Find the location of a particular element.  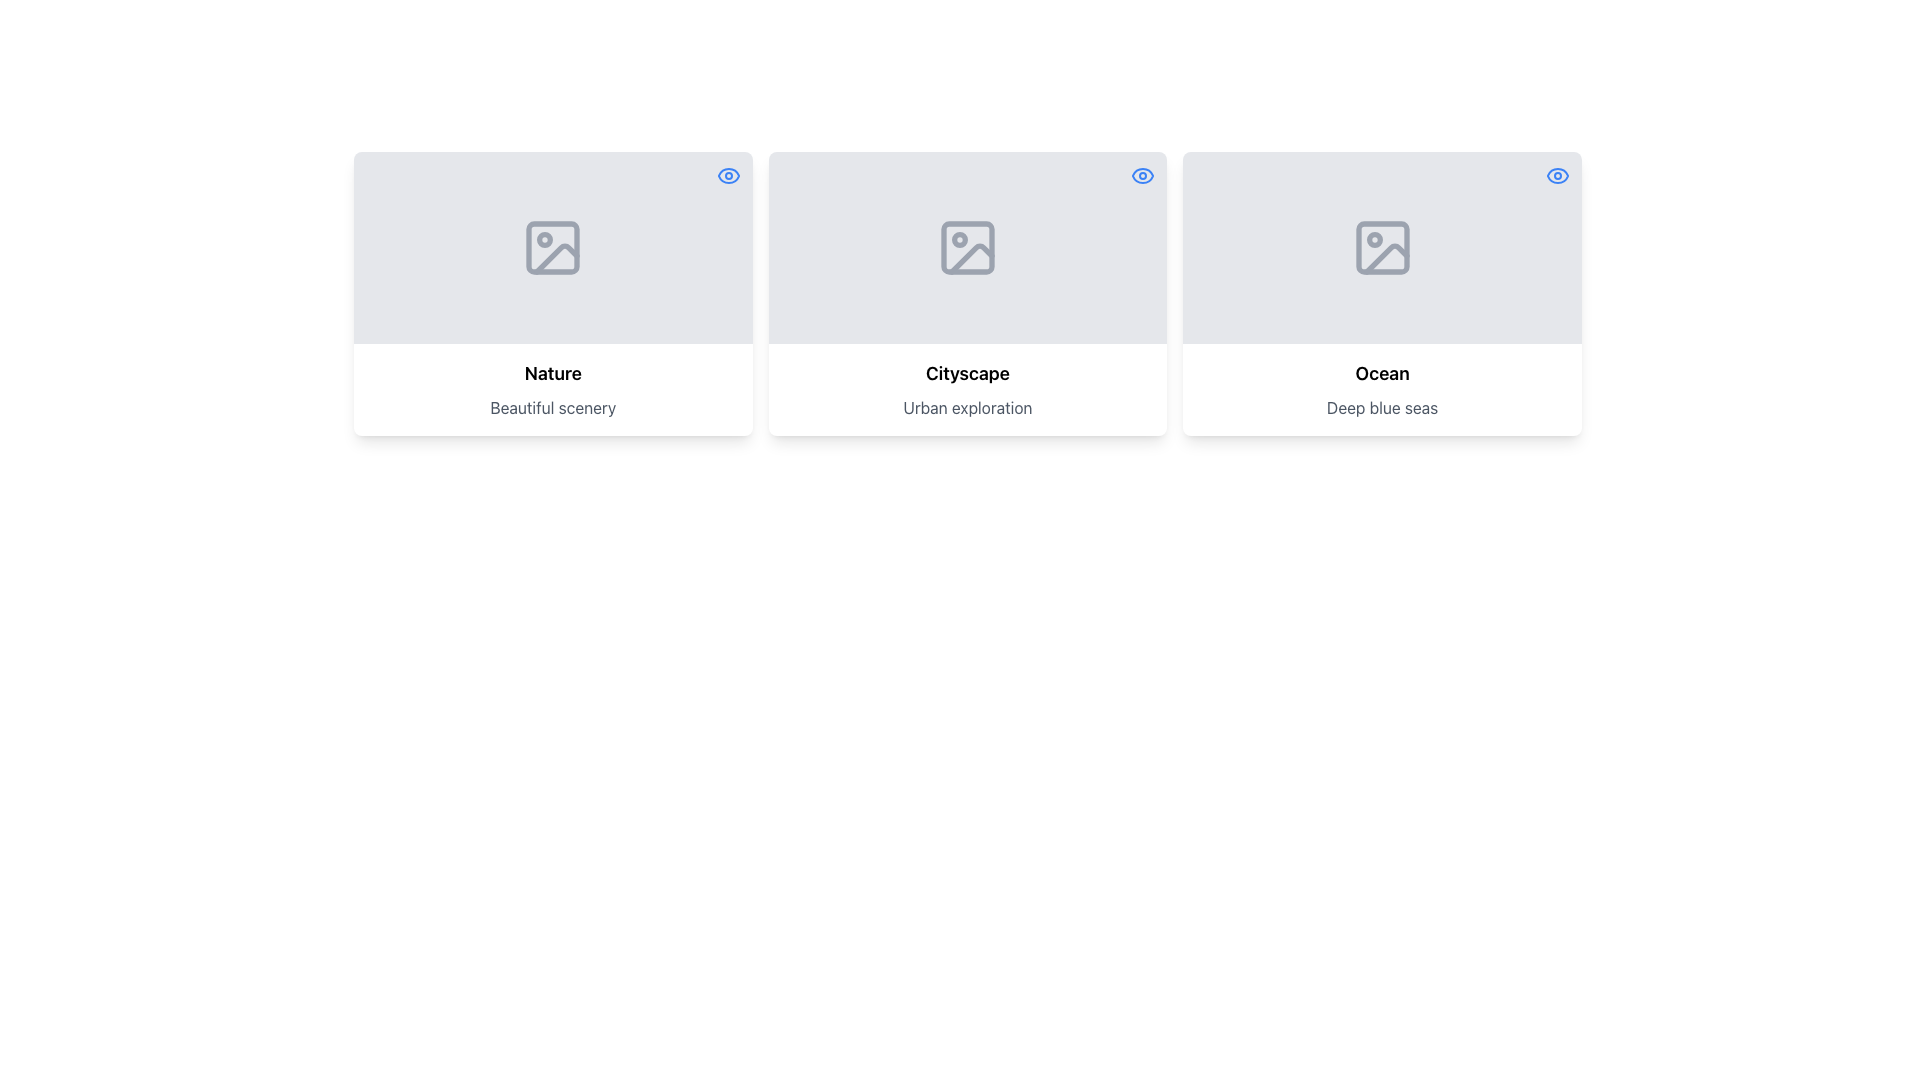

the icon located in the top-right corner of the 'Nature' card is located at coordinates (727, 175).